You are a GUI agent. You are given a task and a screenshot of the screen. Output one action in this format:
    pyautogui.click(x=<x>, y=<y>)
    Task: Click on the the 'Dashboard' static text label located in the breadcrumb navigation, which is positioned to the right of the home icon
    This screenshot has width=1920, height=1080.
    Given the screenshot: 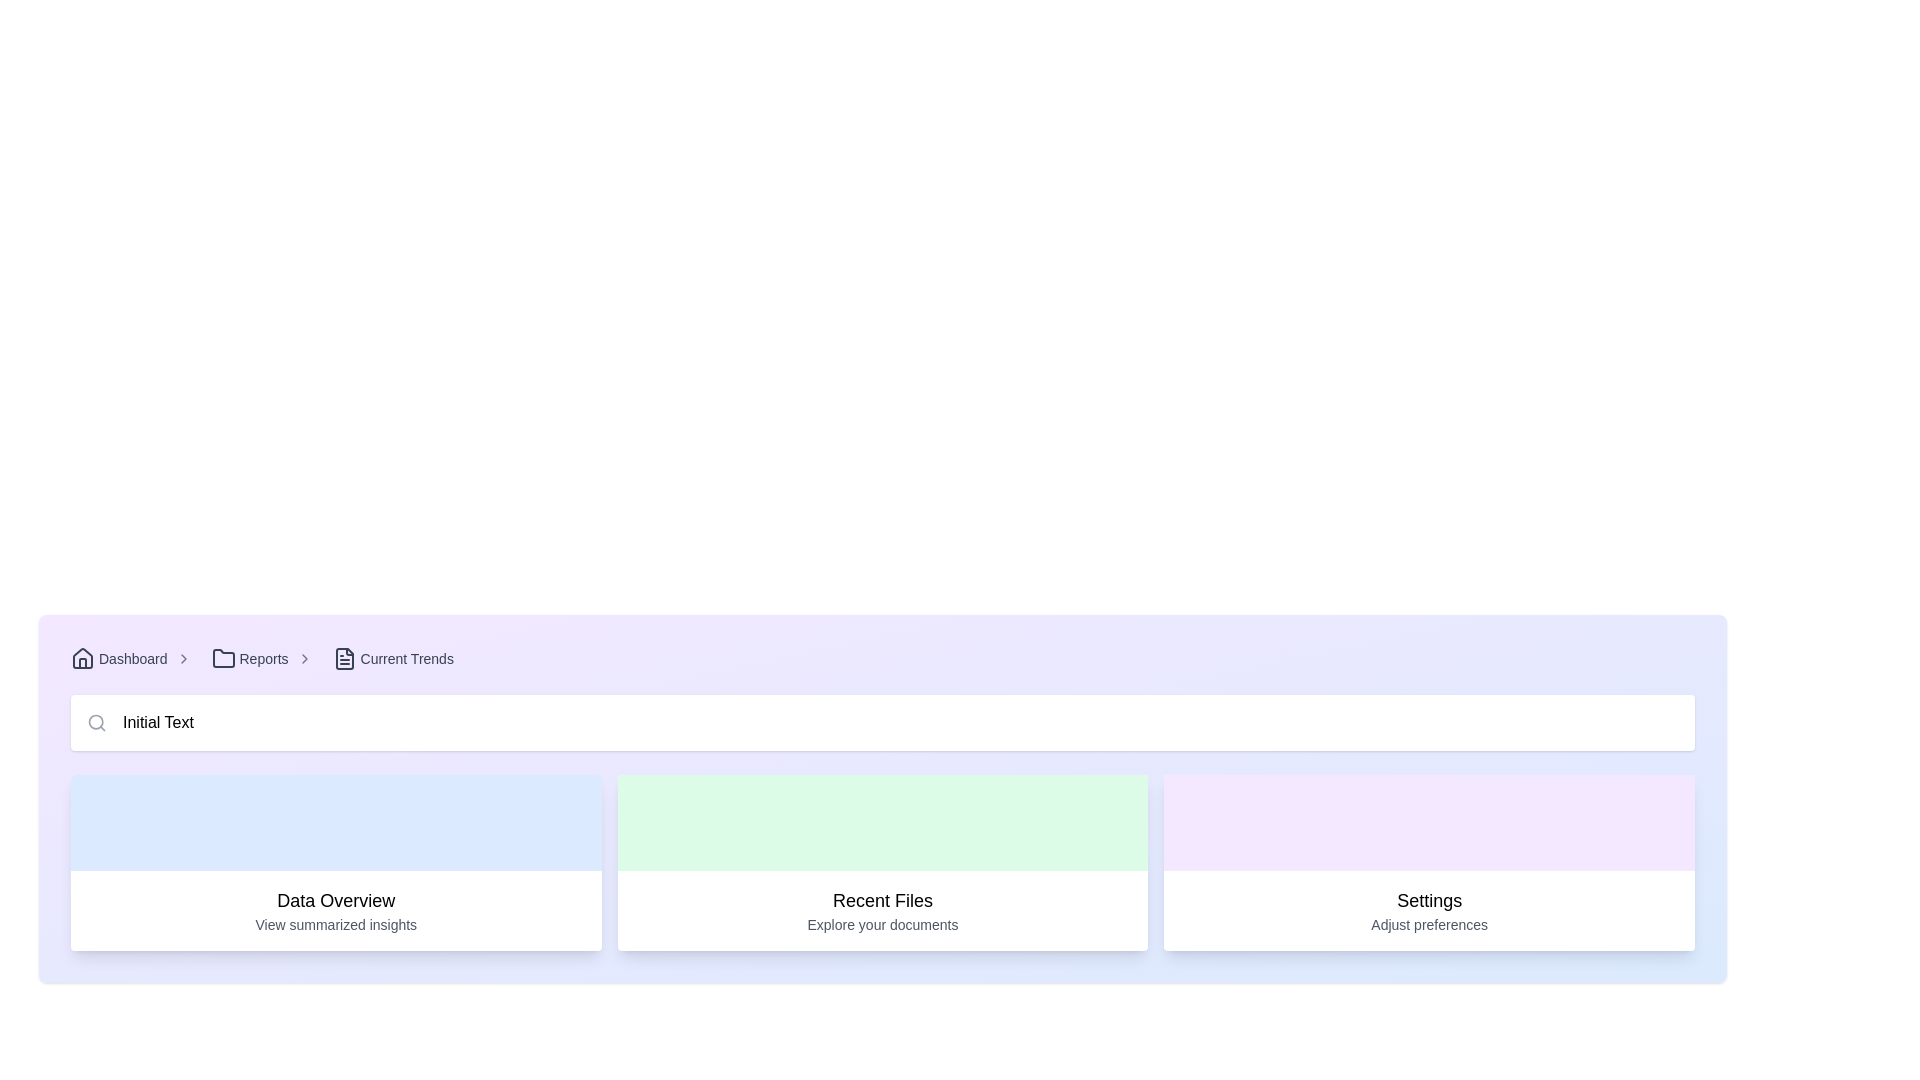 What is the action you would take?
    pyautogui.click(x=132, y=659)
    